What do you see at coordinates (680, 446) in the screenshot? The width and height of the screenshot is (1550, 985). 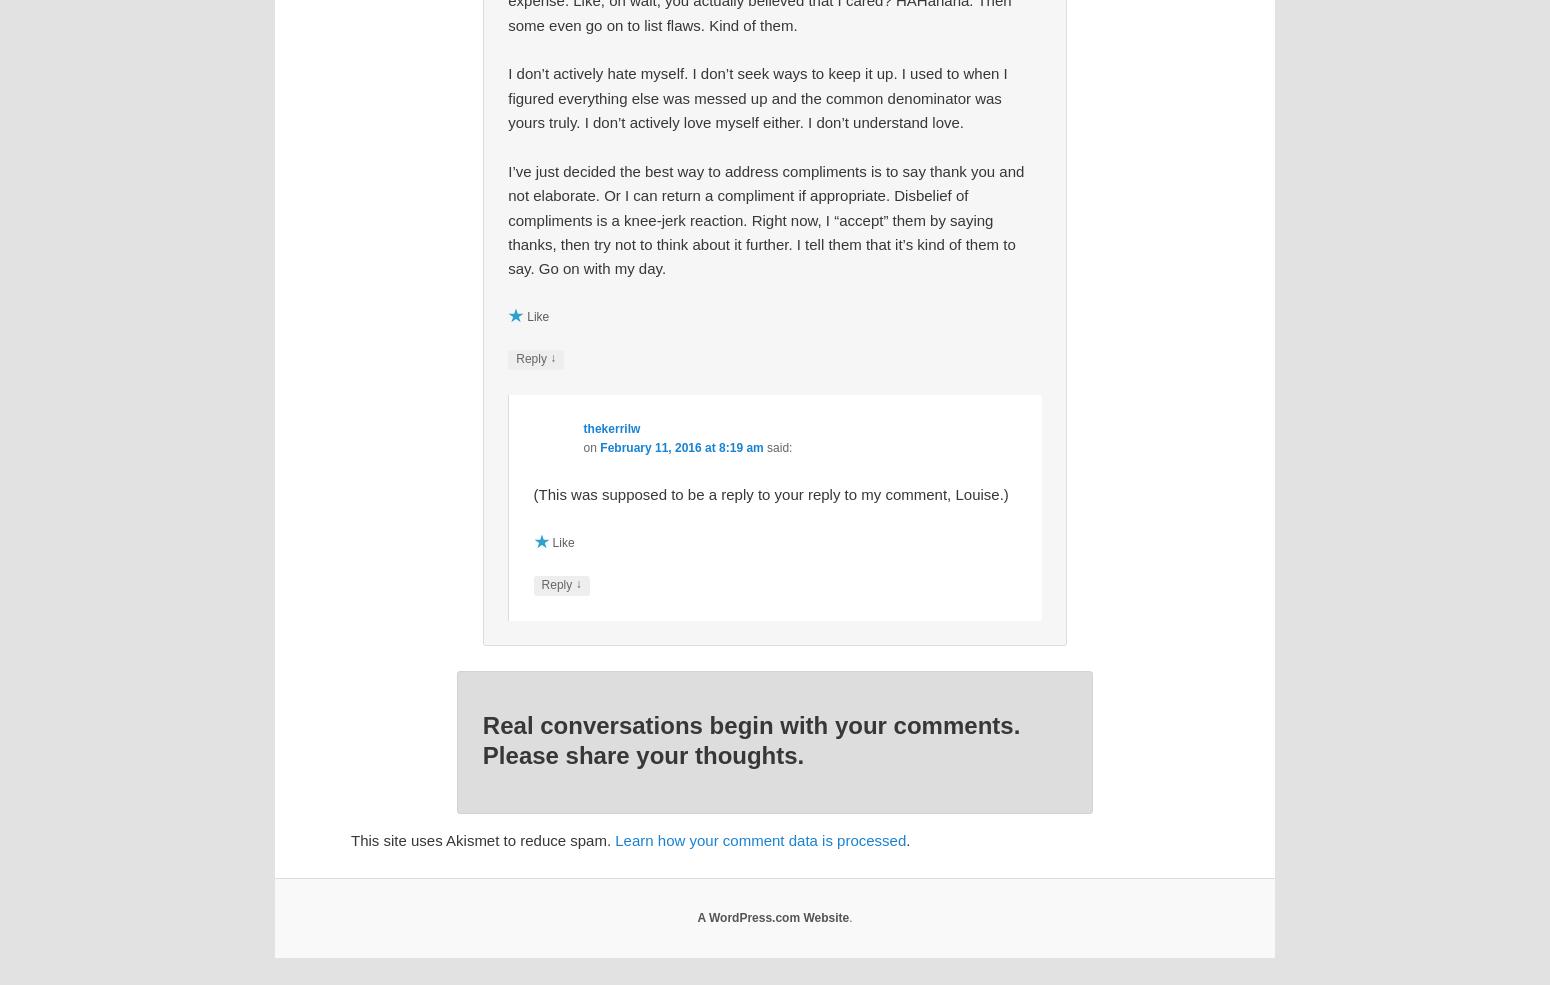 I see `'February 11, 2016 at 8:19 am'` at bounding box center [680, 446].